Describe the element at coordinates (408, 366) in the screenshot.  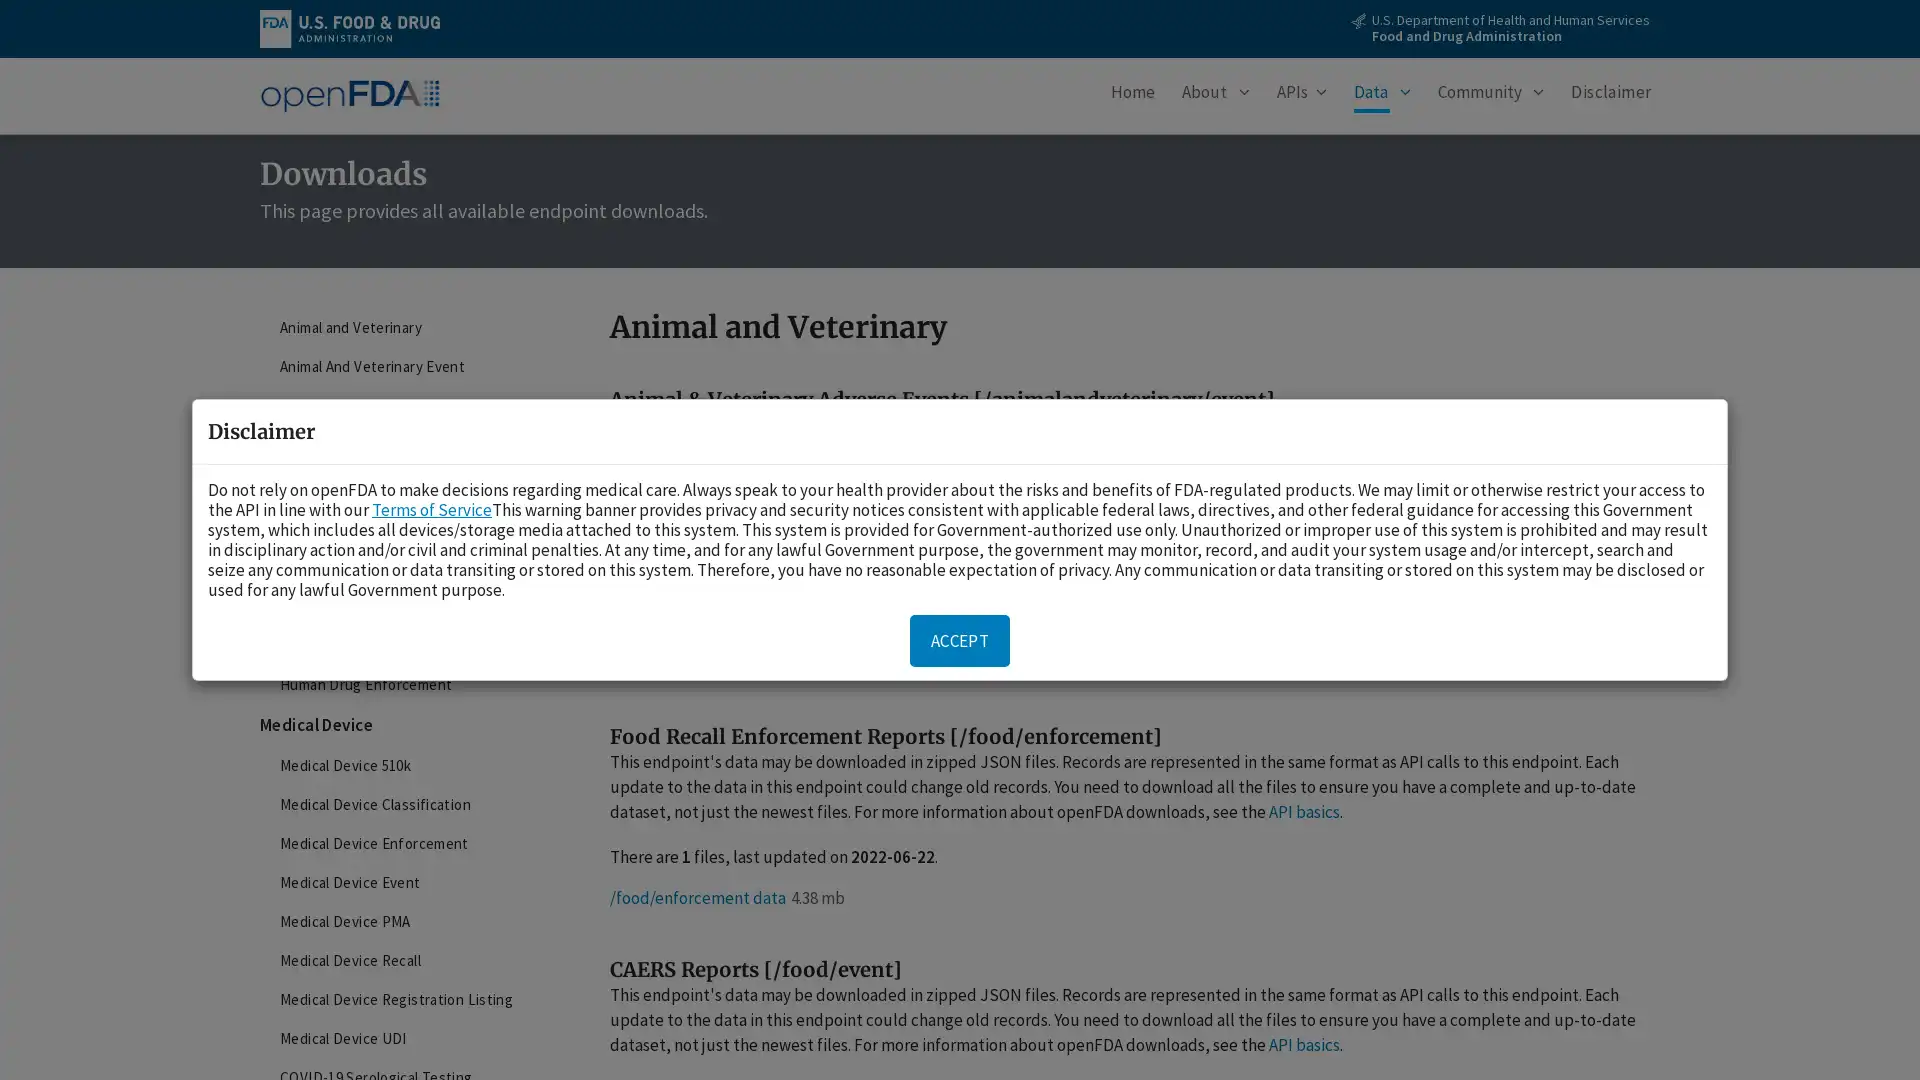
I see `Animal And Veterinary Event` at that location.